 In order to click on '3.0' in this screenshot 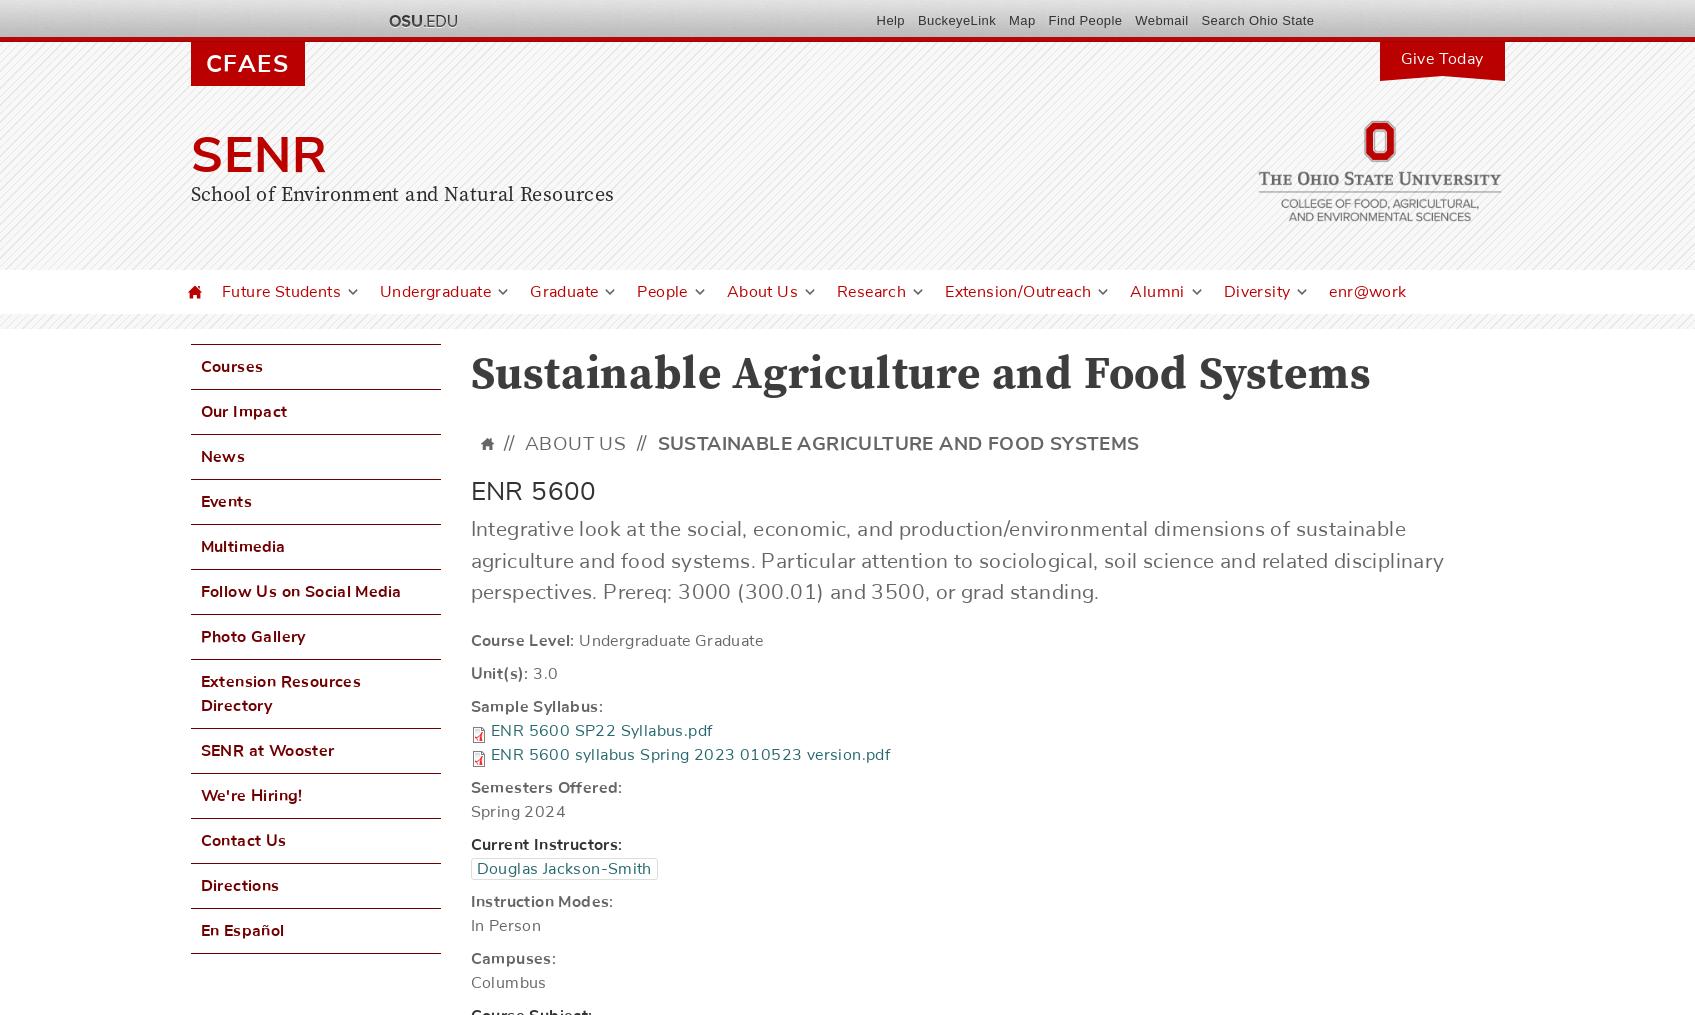, I will do `click(545, 673)`.